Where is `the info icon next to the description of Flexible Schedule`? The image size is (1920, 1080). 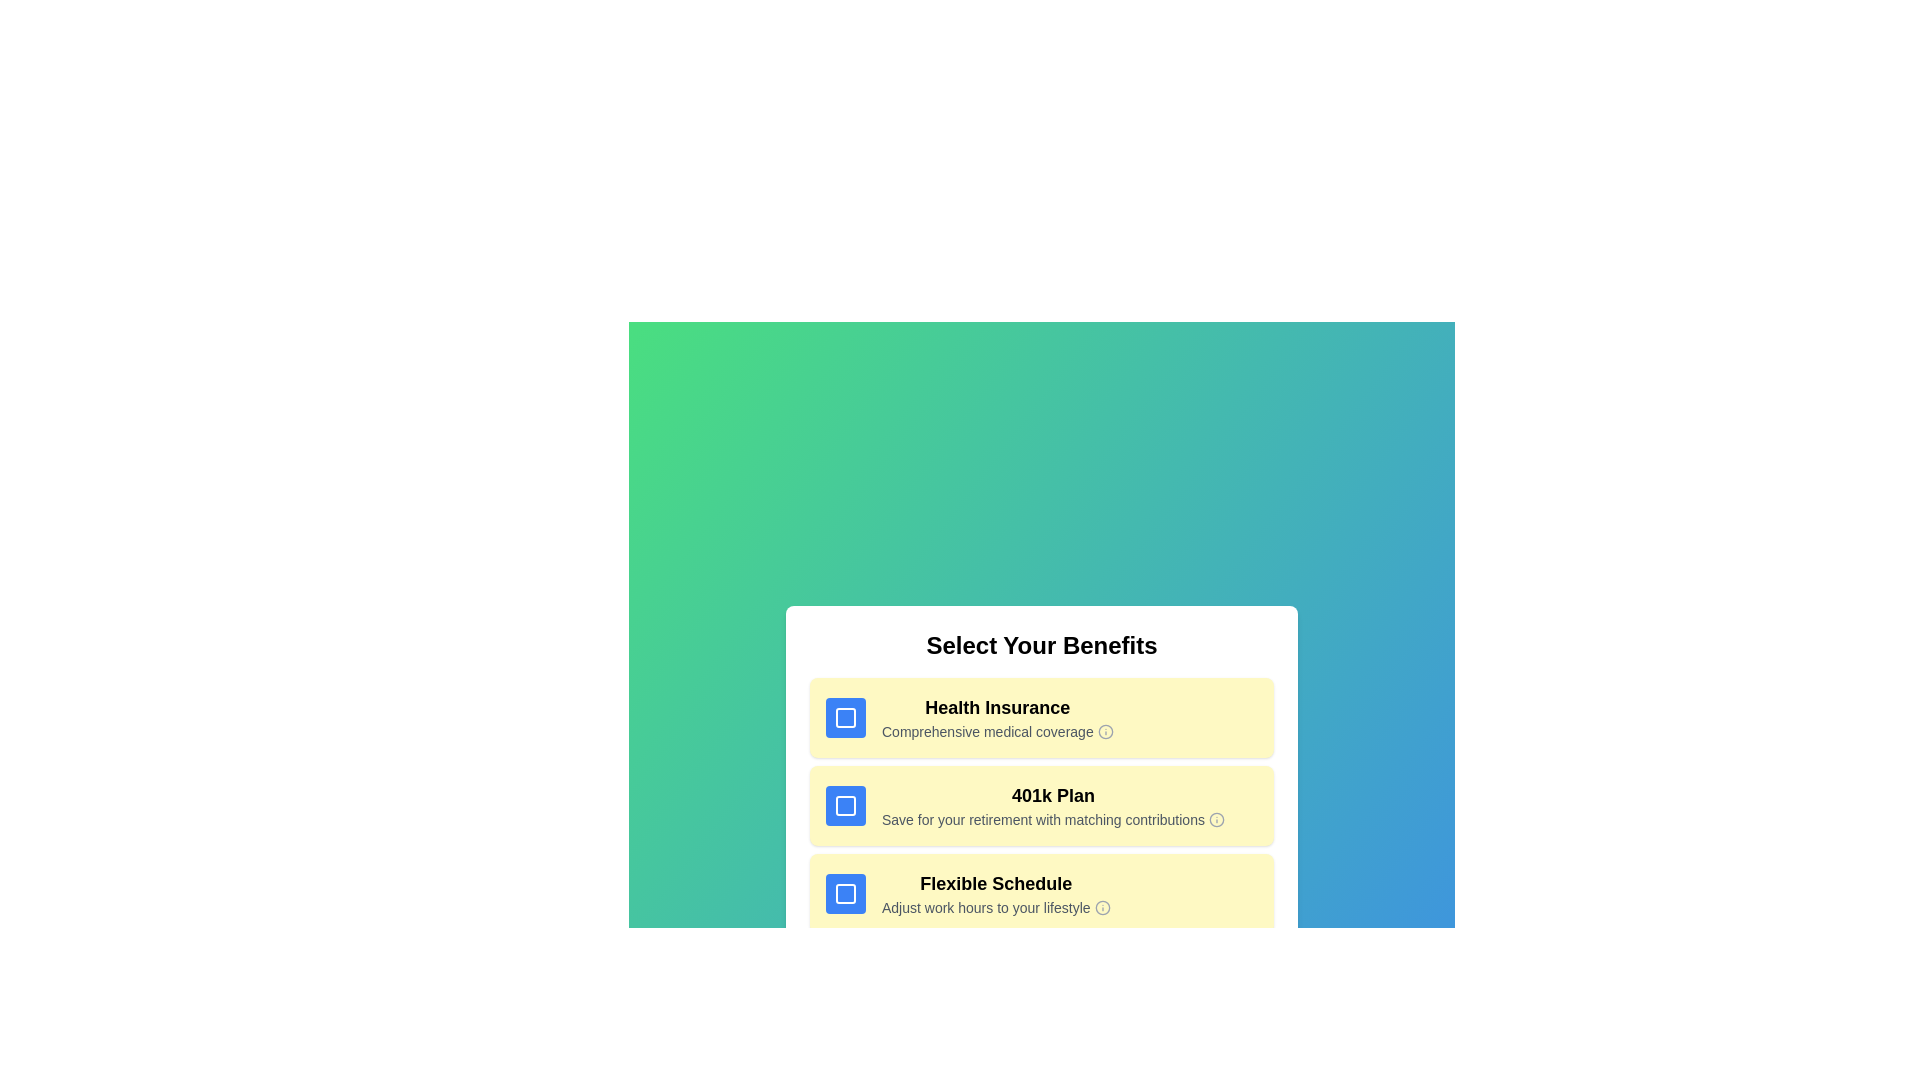 the info icon next to the description of Flexible Schedule is located at coordinates (1101, 907).